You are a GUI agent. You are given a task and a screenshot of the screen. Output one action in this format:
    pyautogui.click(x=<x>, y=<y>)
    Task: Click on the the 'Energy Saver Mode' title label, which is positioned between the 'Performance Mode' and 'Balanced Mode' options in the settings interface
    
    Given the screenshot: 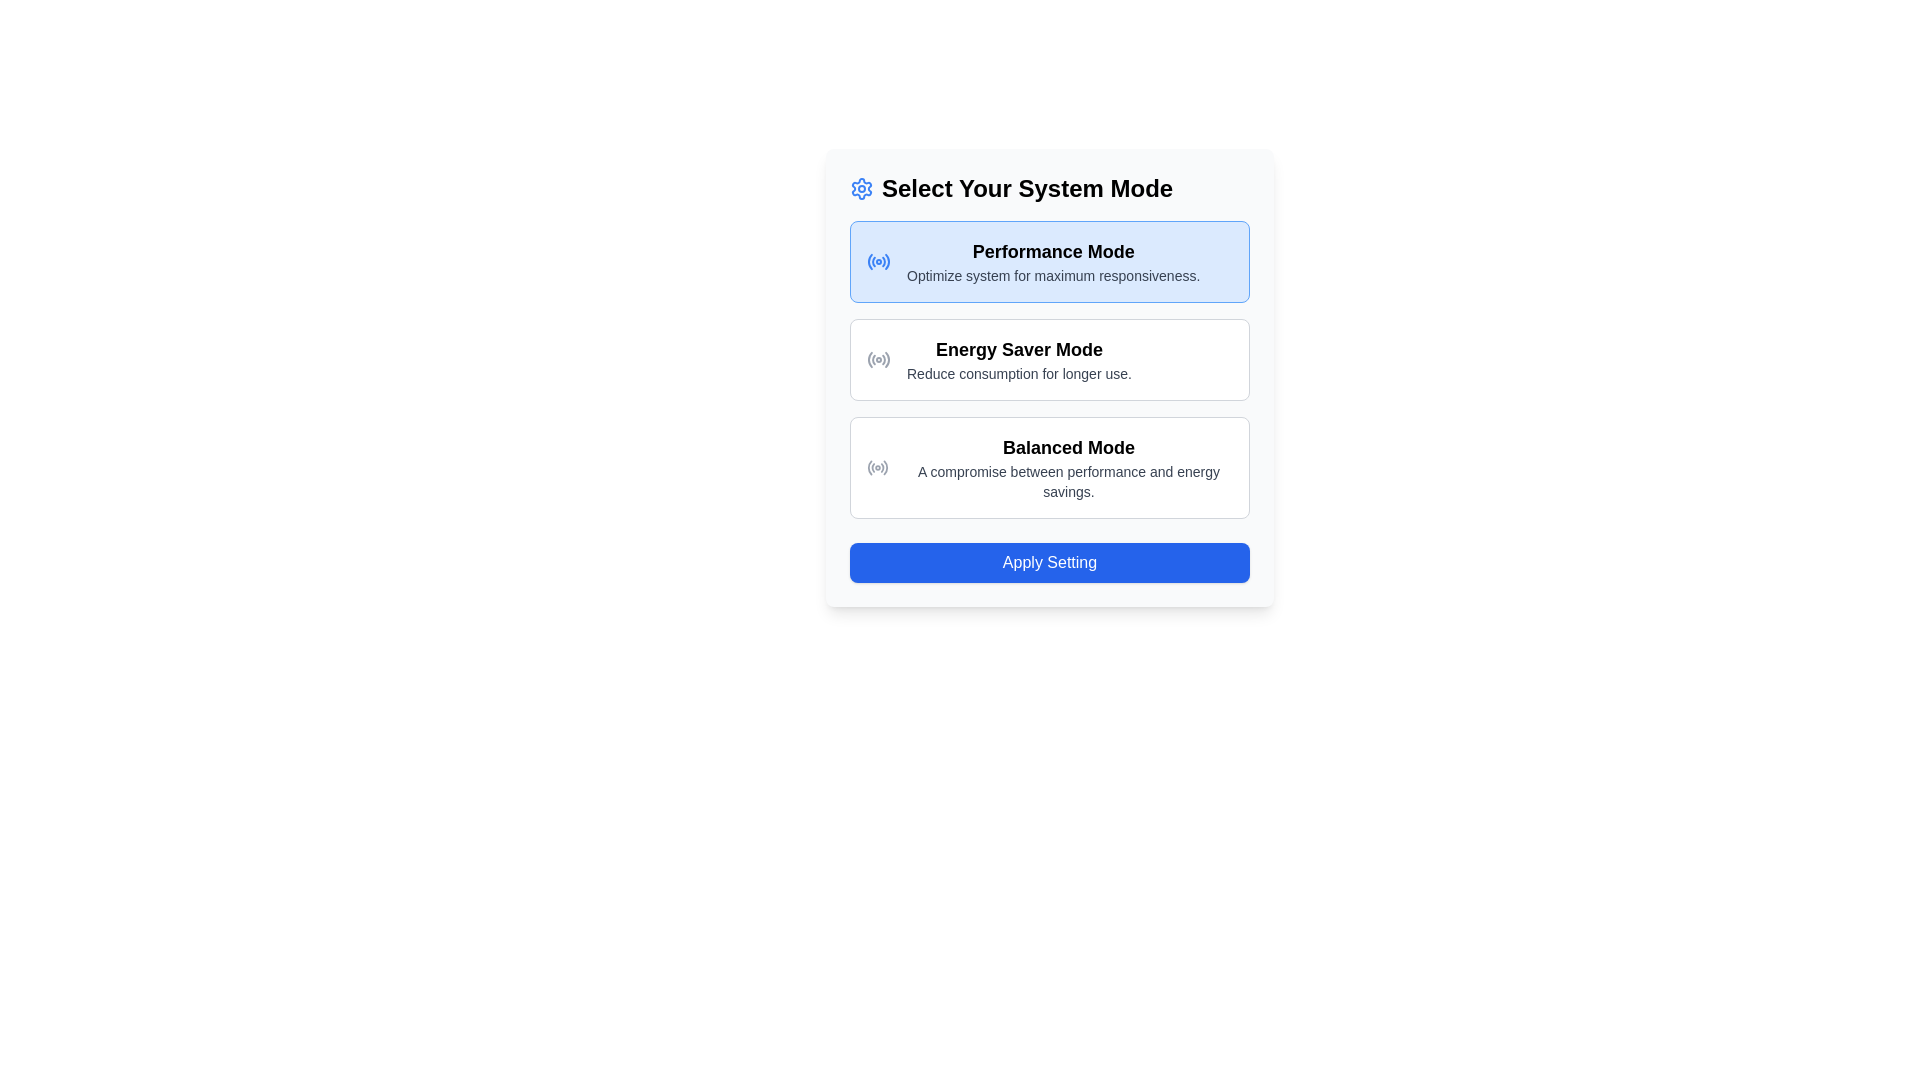 What is the action you would take?
    pyautogui.click(x=1019, y=349)
    